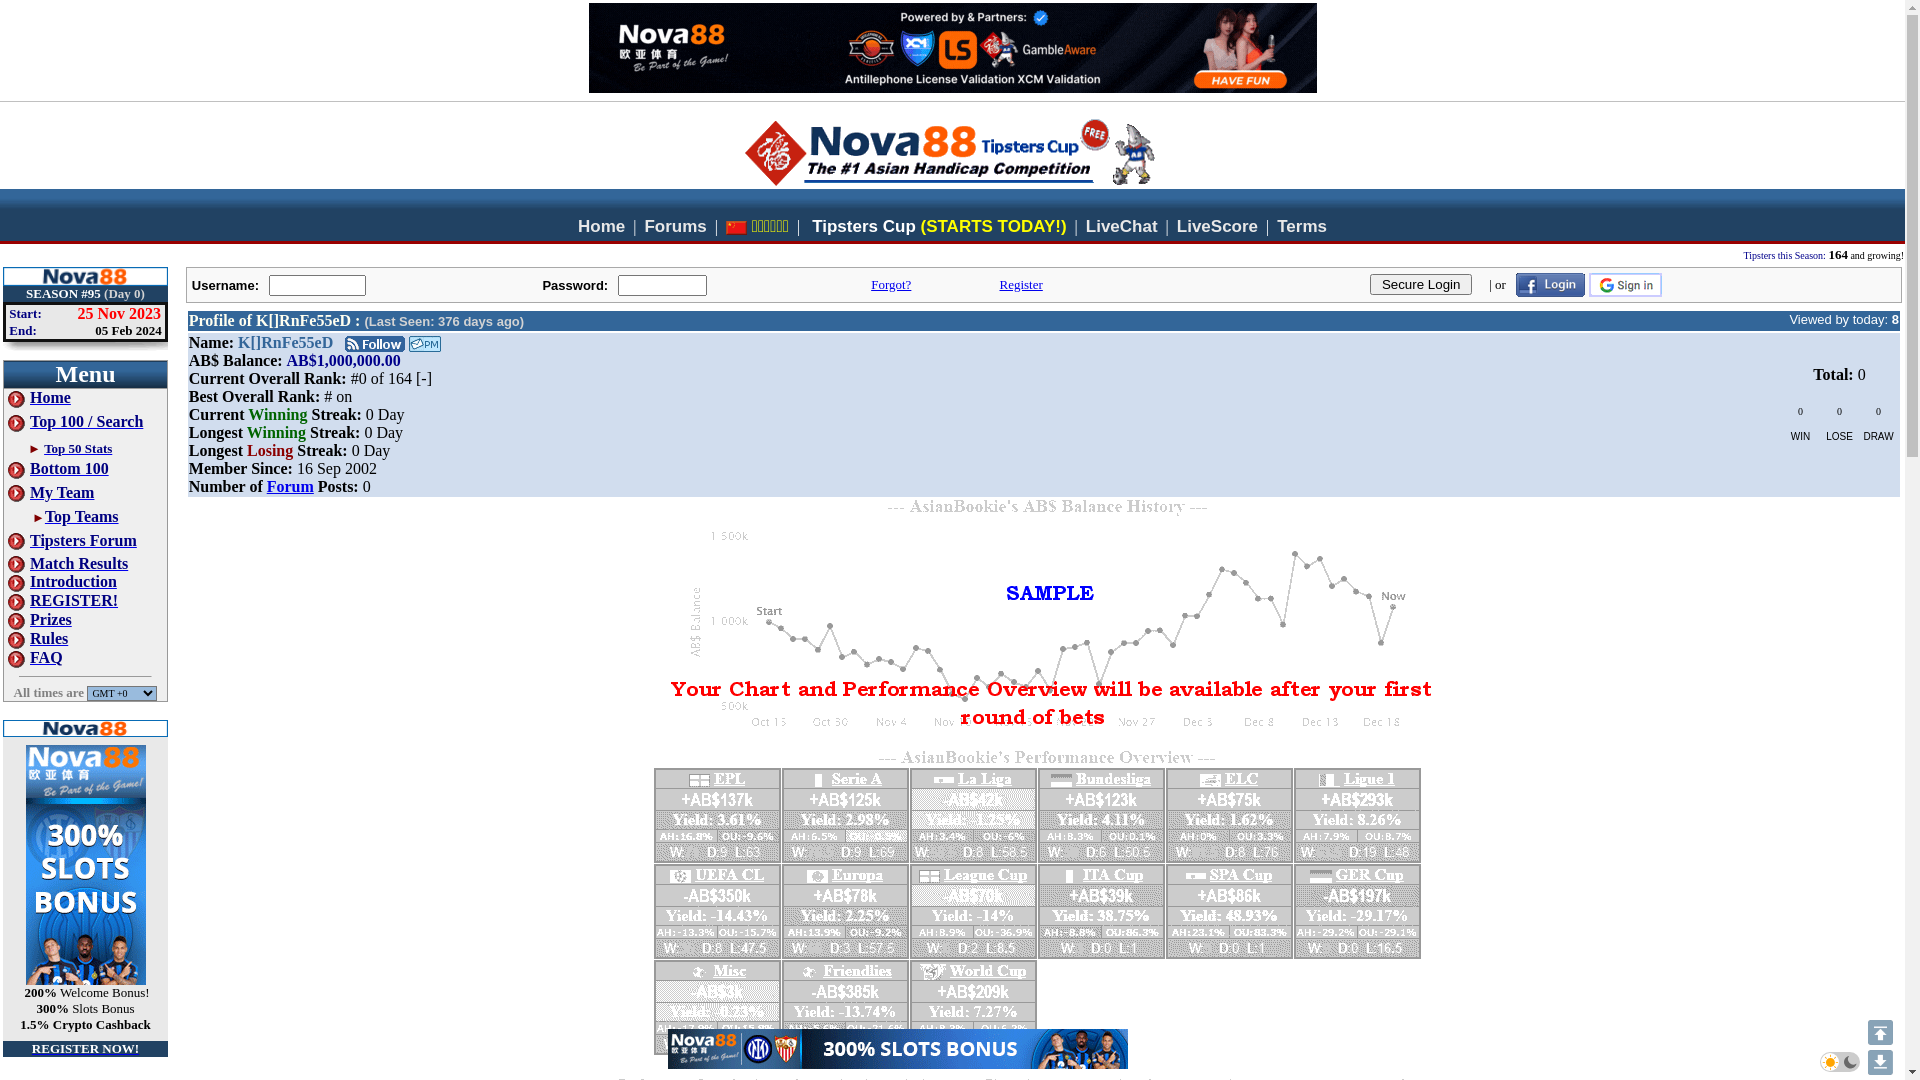 The image size is (1920, 1080). Describe the element at coordinates (62, 599) in the screenshot. I see `'REGISTER!'` at that location.